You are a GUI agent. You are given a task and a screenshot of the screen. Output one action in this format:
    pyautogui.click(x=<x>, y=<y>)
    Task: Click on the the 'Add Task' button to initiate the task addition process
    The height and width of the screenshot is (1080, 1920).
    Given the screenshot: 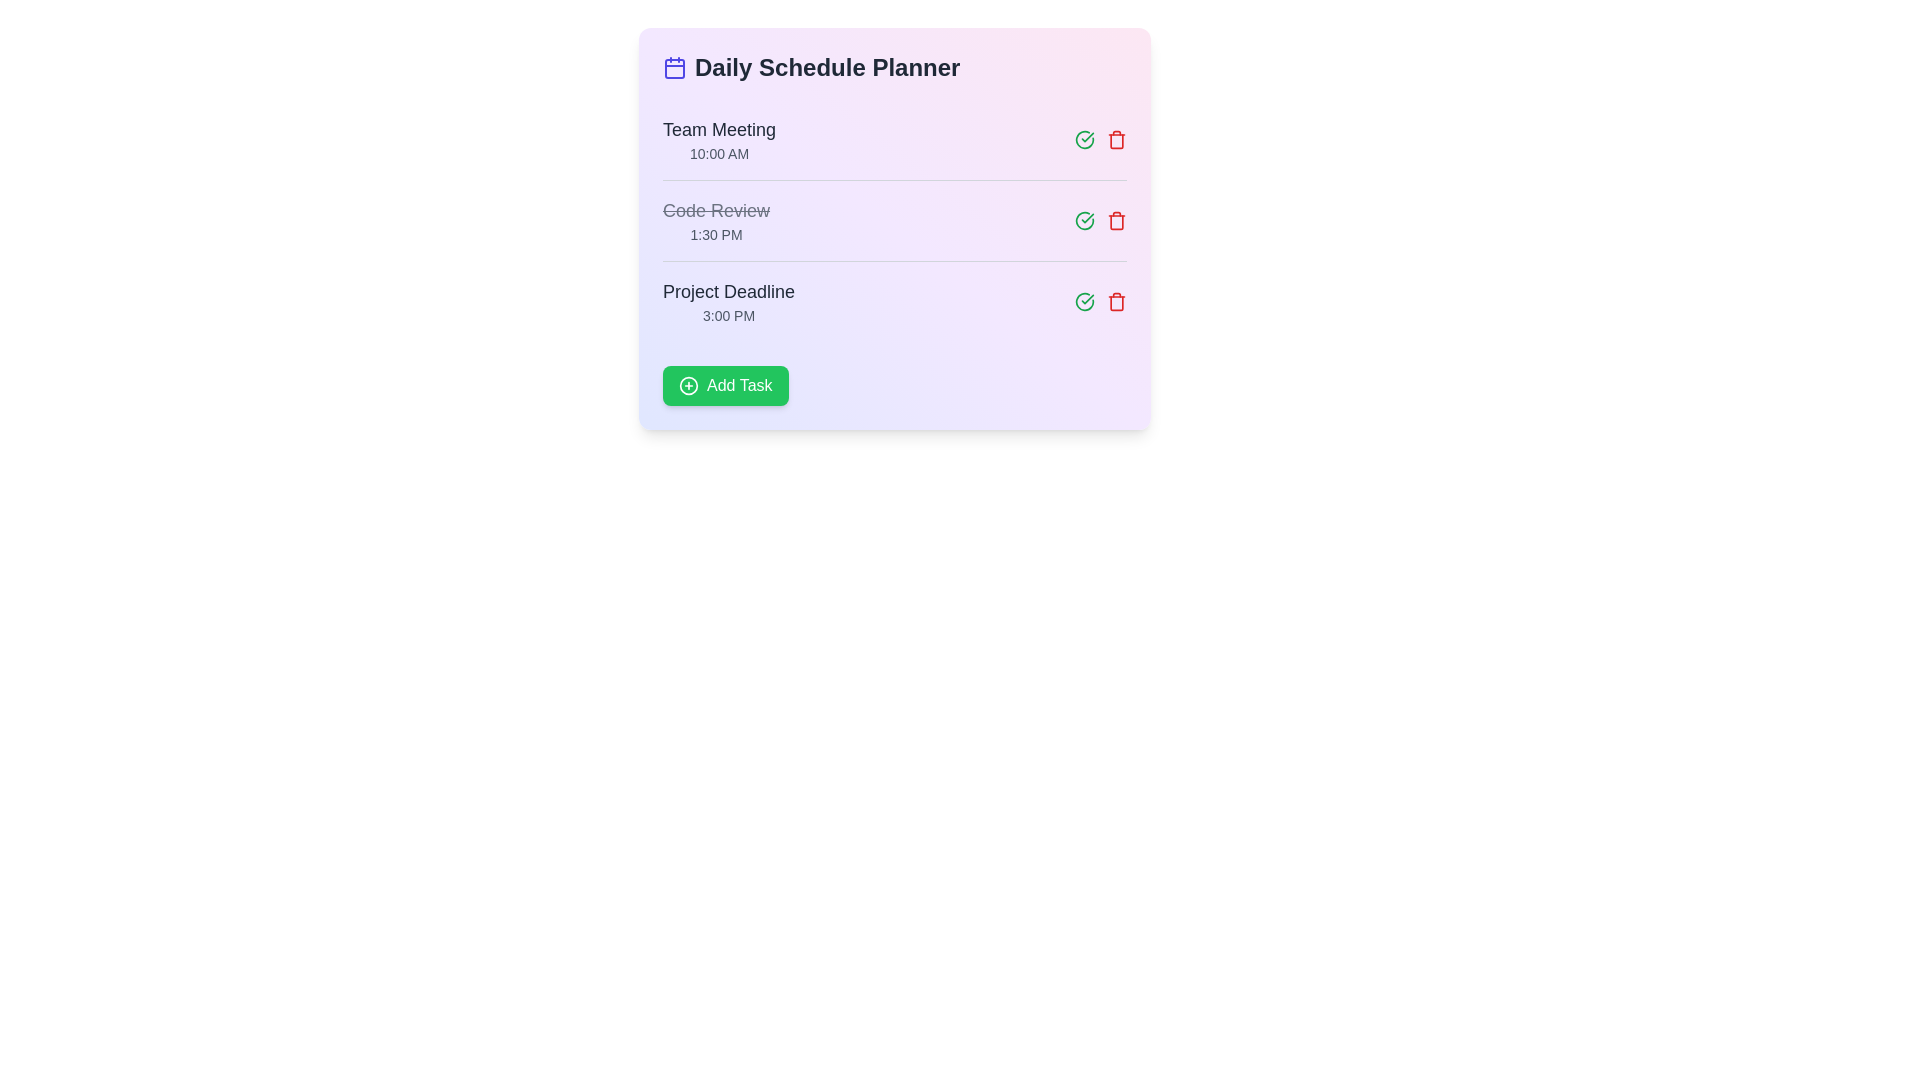 What is the action you would take?
    pyautogui.click(x=724, y=385)
    